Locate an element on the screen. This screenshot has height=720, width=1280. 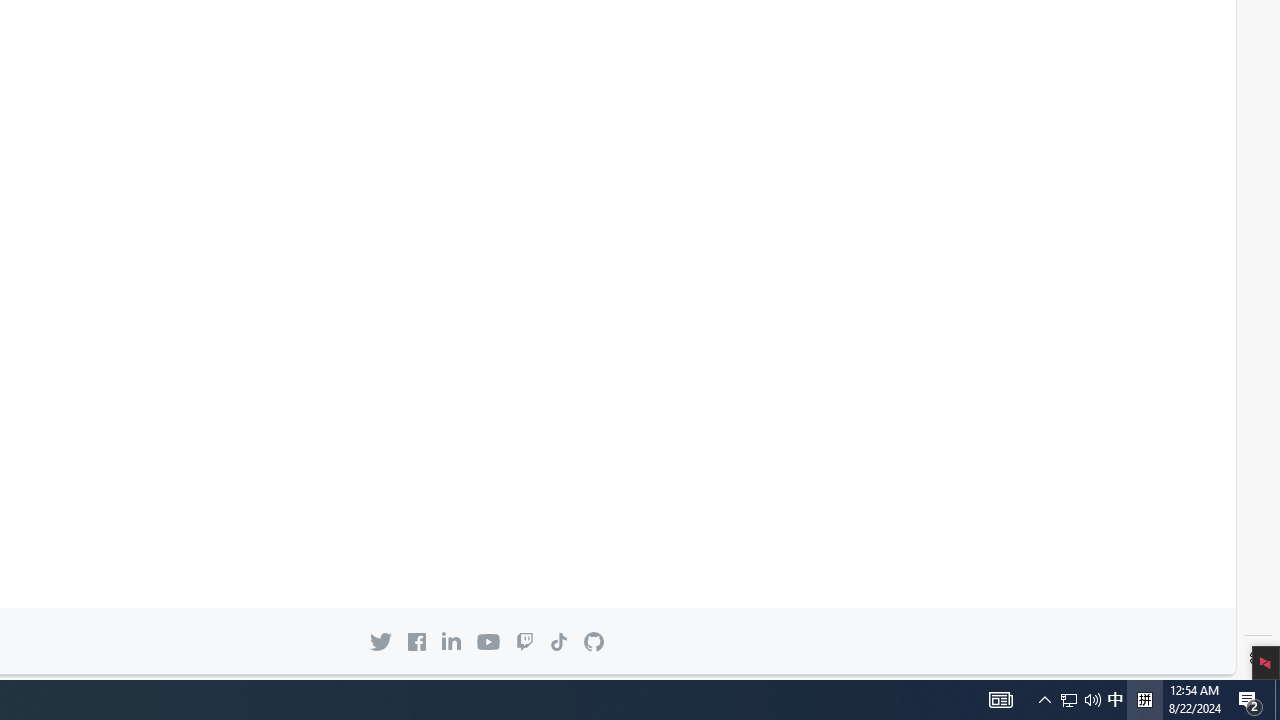
'GitHub on TikTok' is located at coordinates (559, 641).